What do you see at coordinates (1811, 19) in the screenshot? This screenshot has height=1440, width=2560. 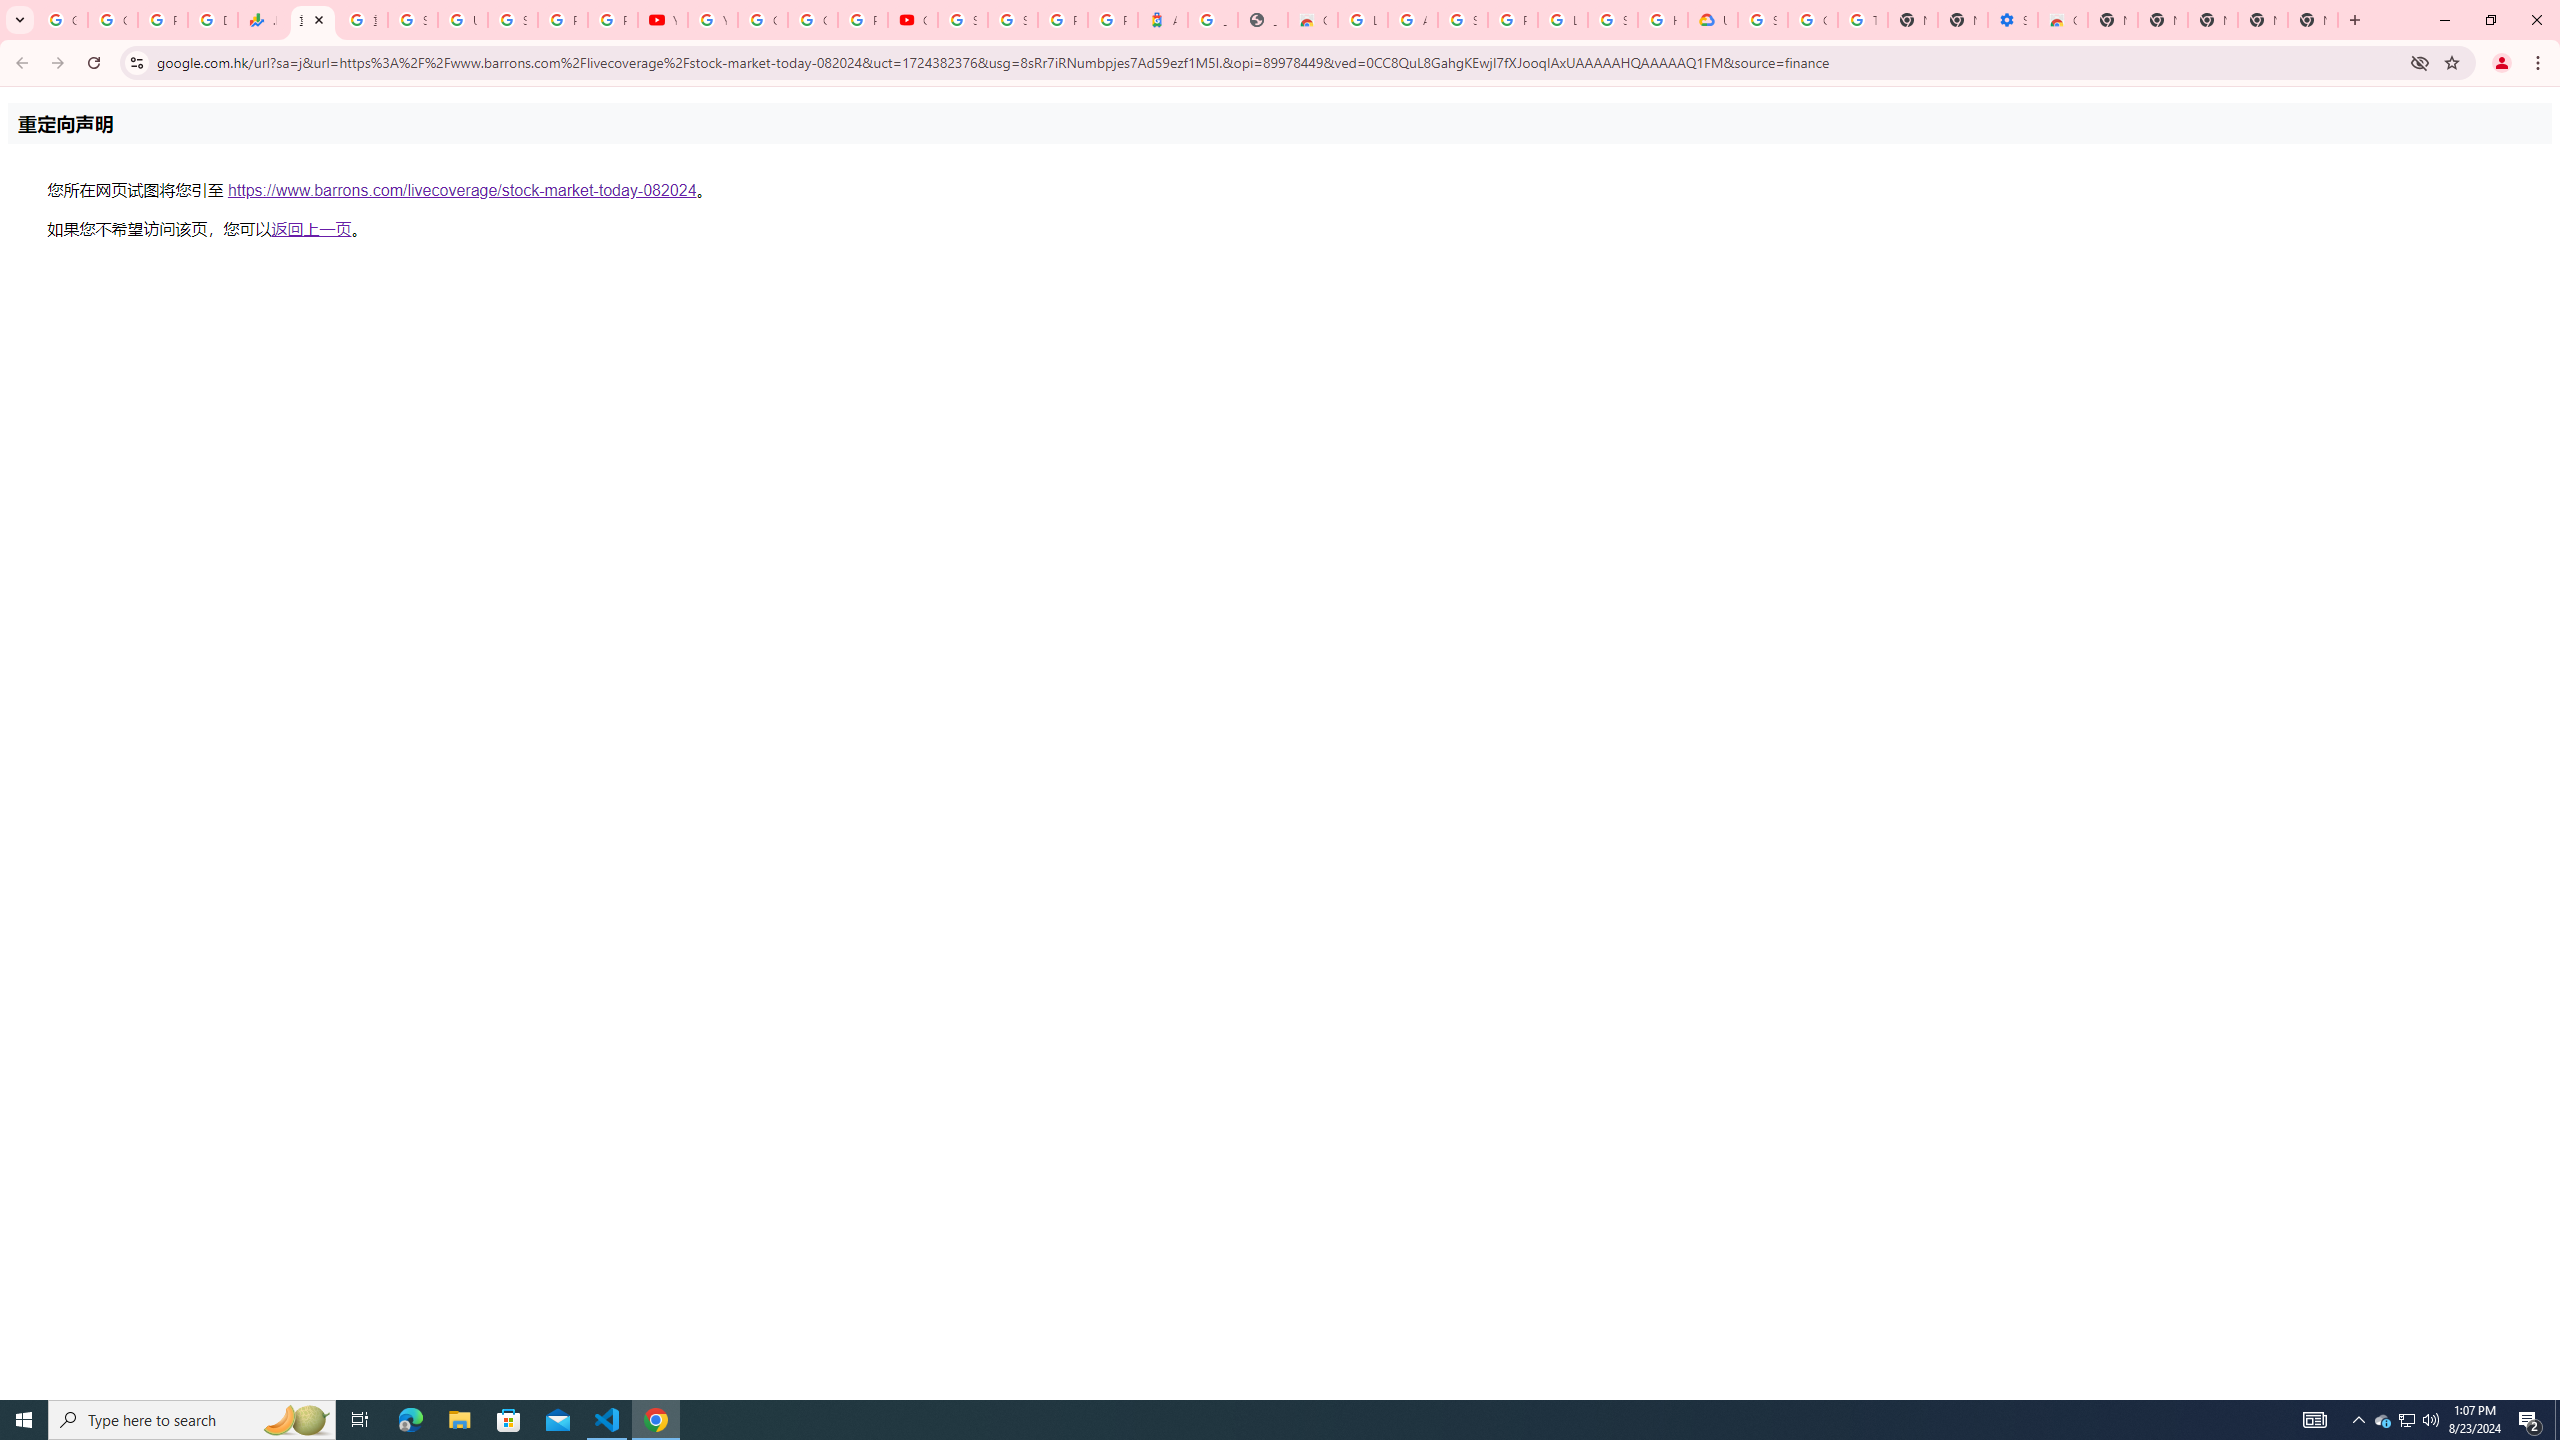 I see `'Google Account Help'` at bounding box center [1811, 19].